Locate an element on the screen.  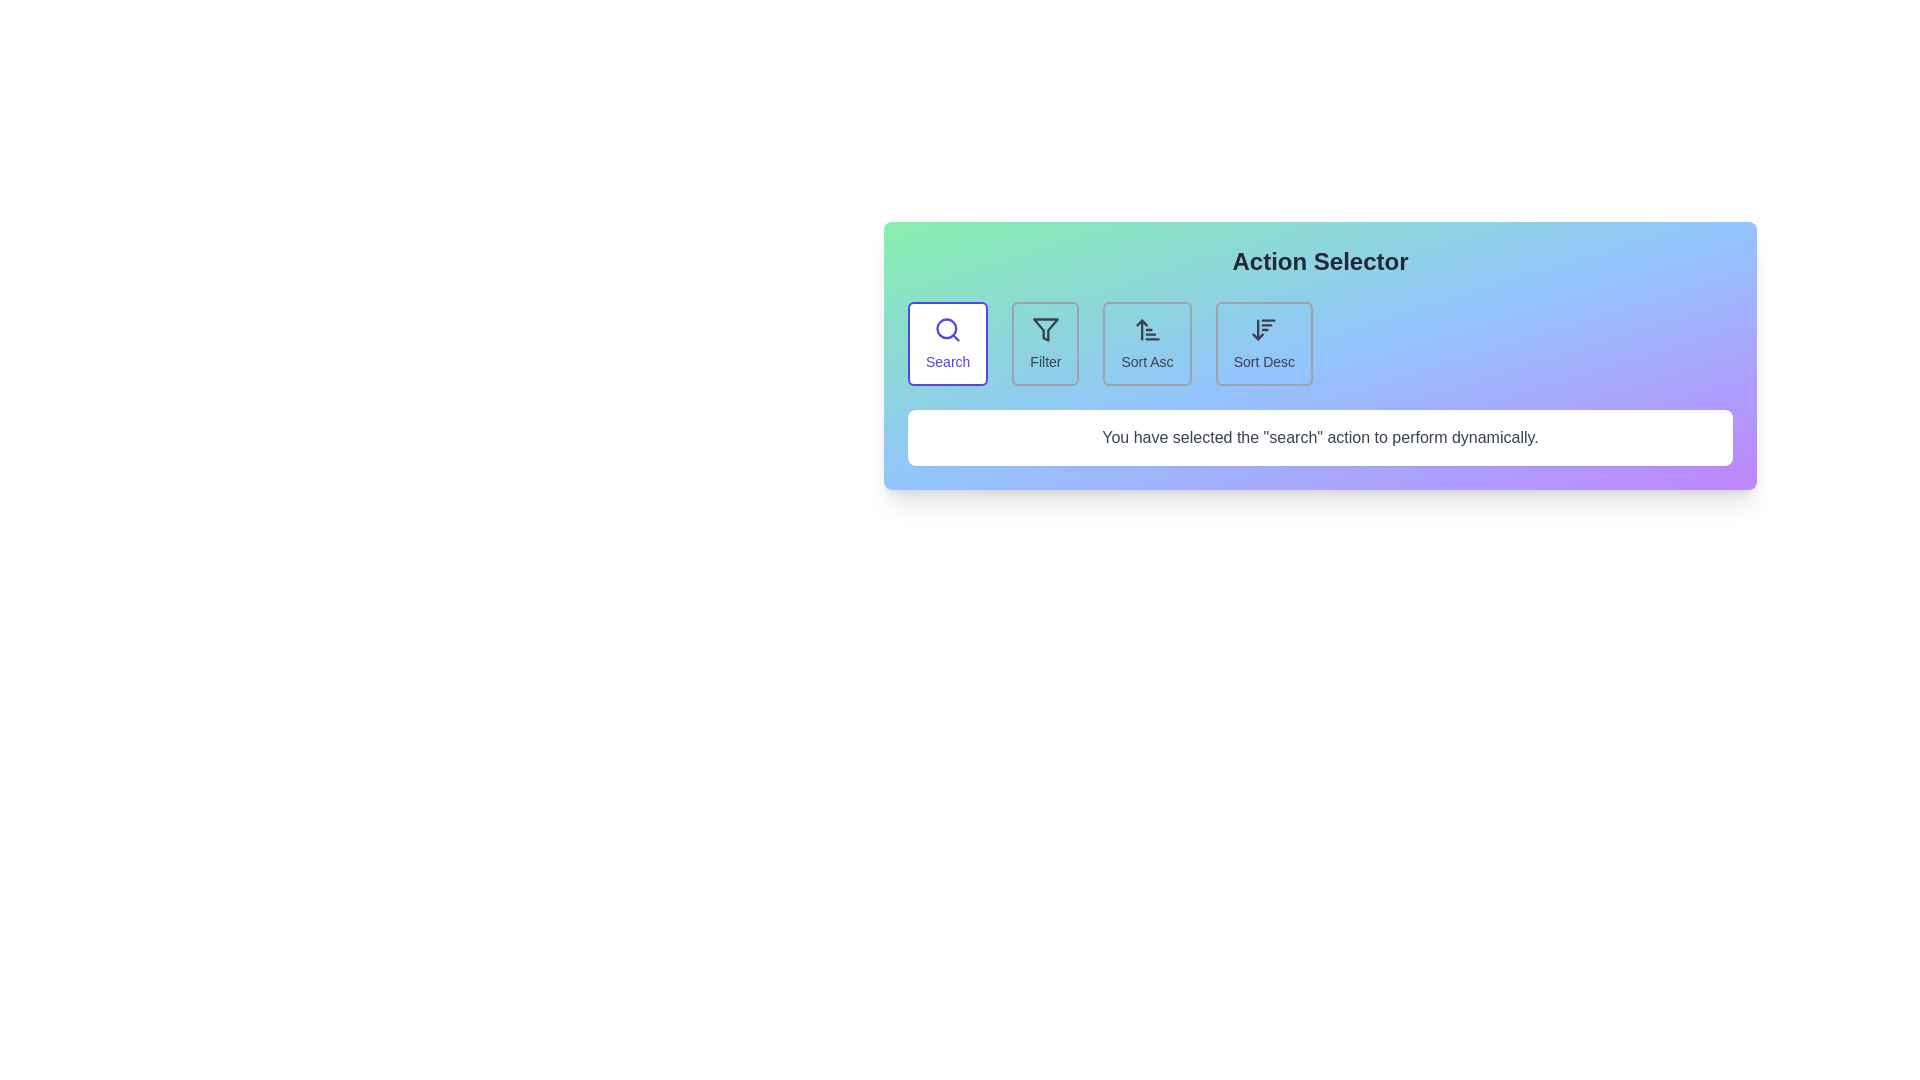
the third button from the left in a horizontal group of four buttons to sort items in ascending order is located at coordinates (1147, 342).